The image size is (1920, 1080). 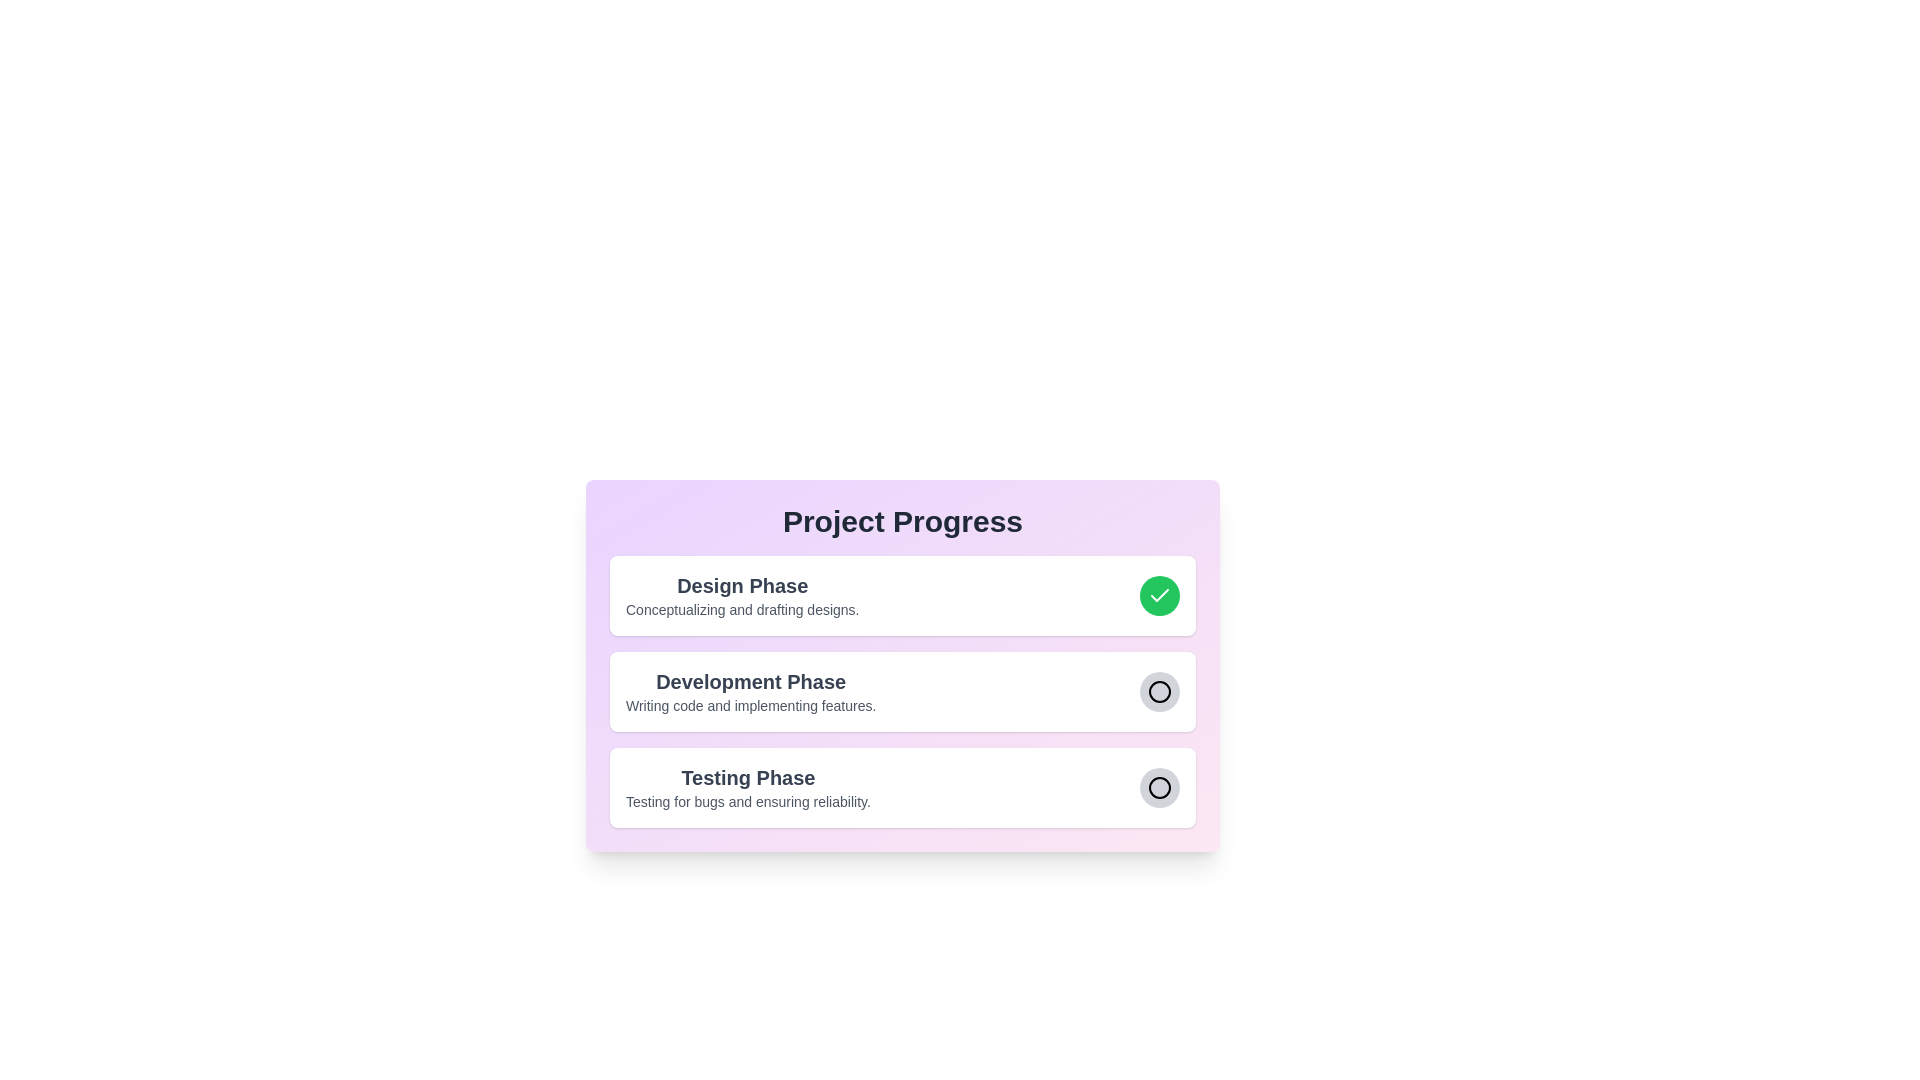 I want to click on the SVG Circle element representing the inner circle of the icon in the 'Testing Phase' section, located at the bottom-right corner of the interface, so click(x=1160, y=786).